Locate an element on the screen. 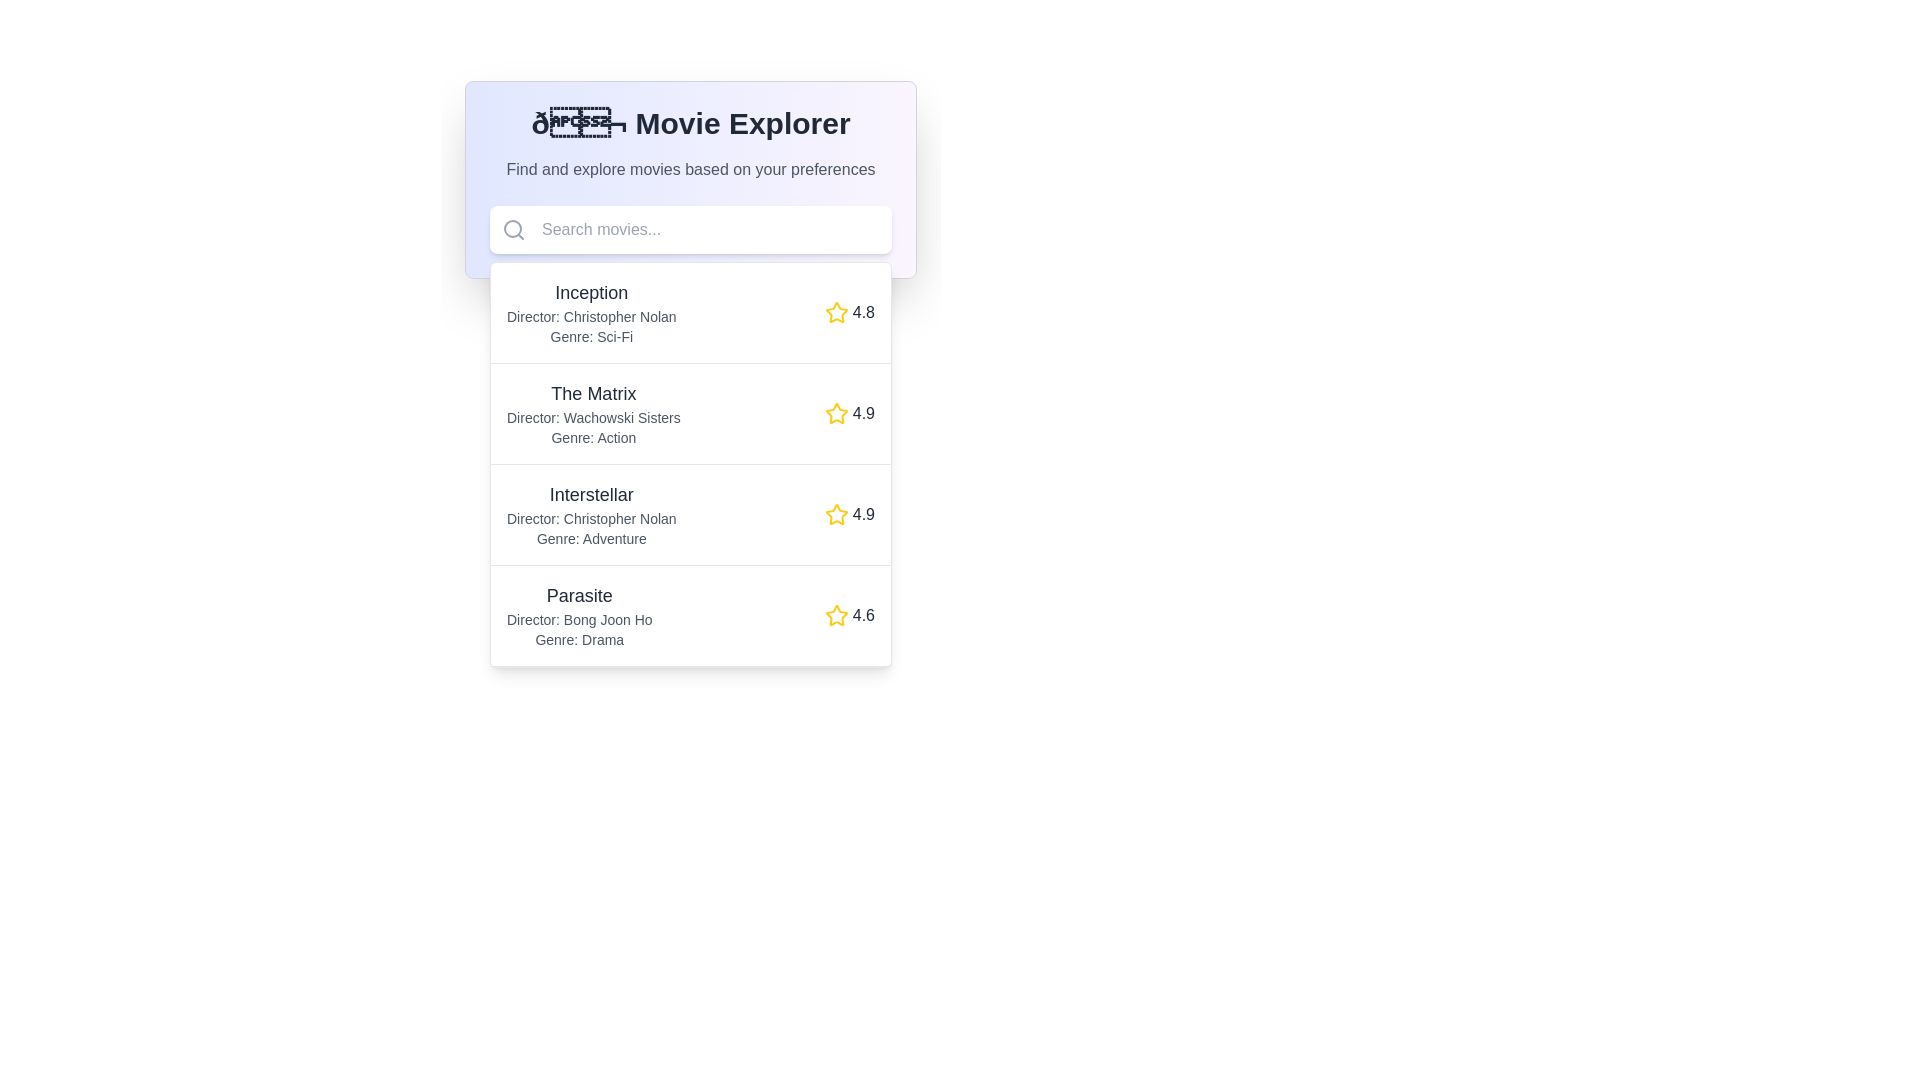 Image resolution: width=1920 pixels, height=1080 pixels. the golden five-pointed star icon next to the rating '4.9' for the movie 'Interstellar' is located at coordinates (836, 513).